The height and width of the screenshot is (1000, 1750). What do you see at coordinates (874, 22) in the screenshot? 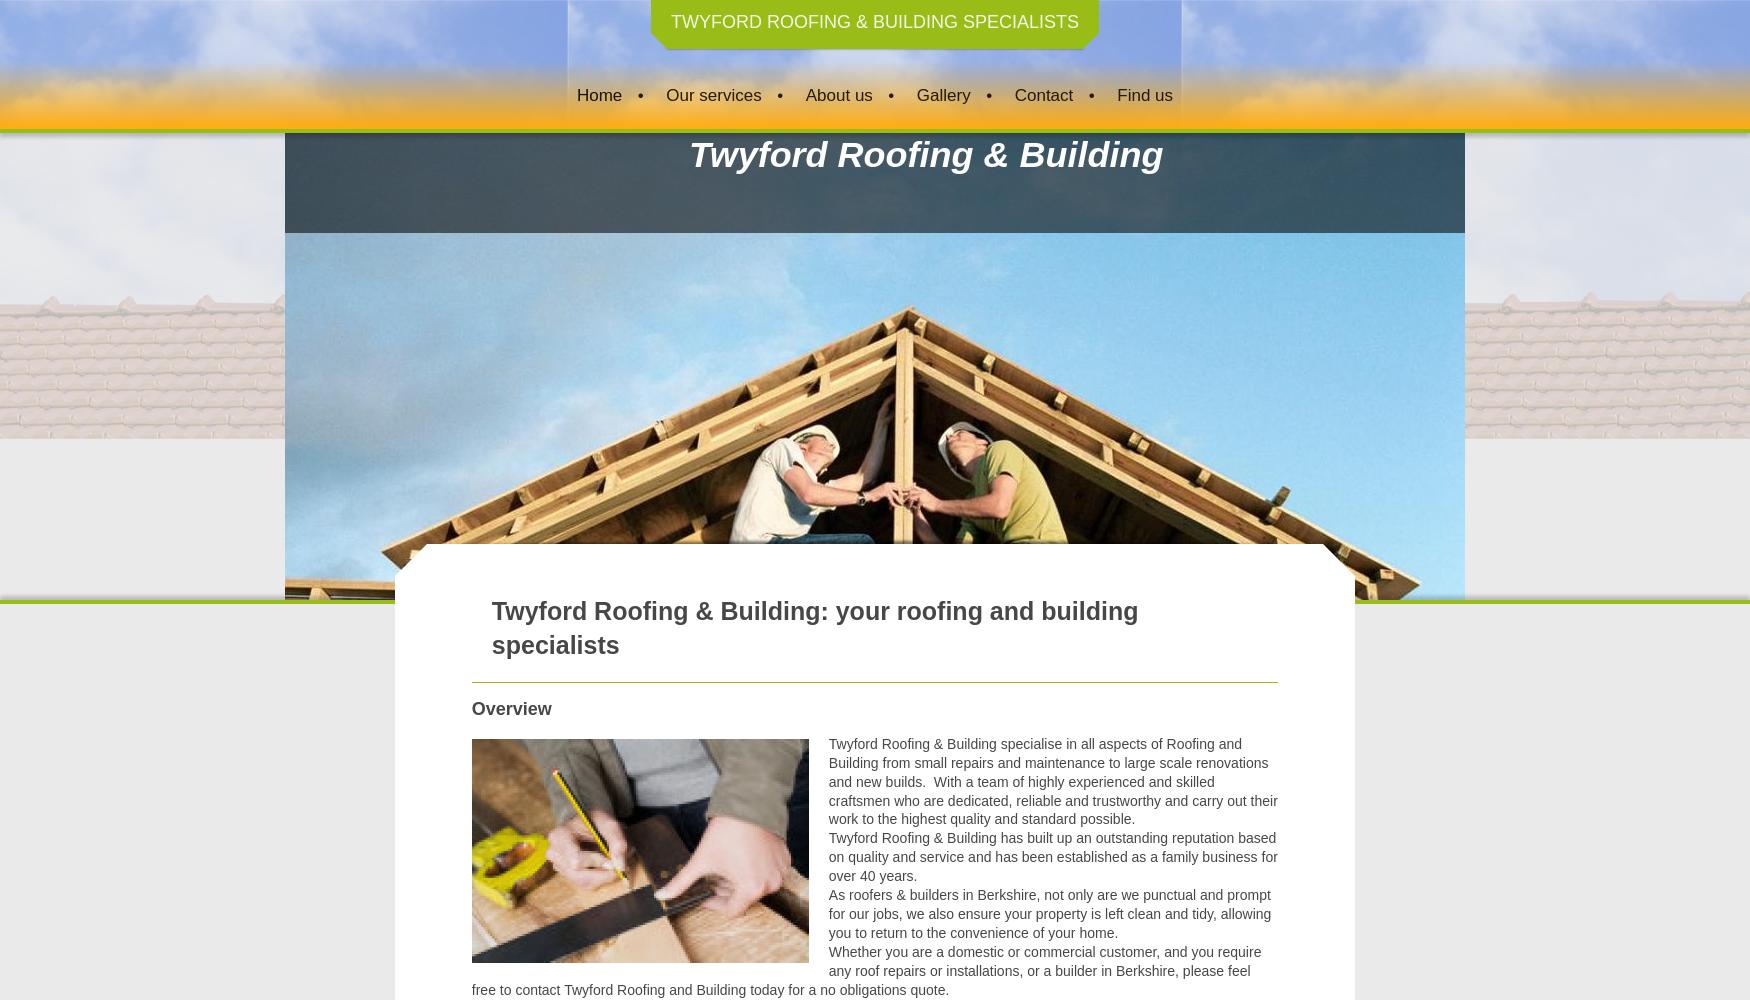
I see `'TWYFORD ROOFING & BUILDING SPECIALISTS'` at bounding box center [874, 22].